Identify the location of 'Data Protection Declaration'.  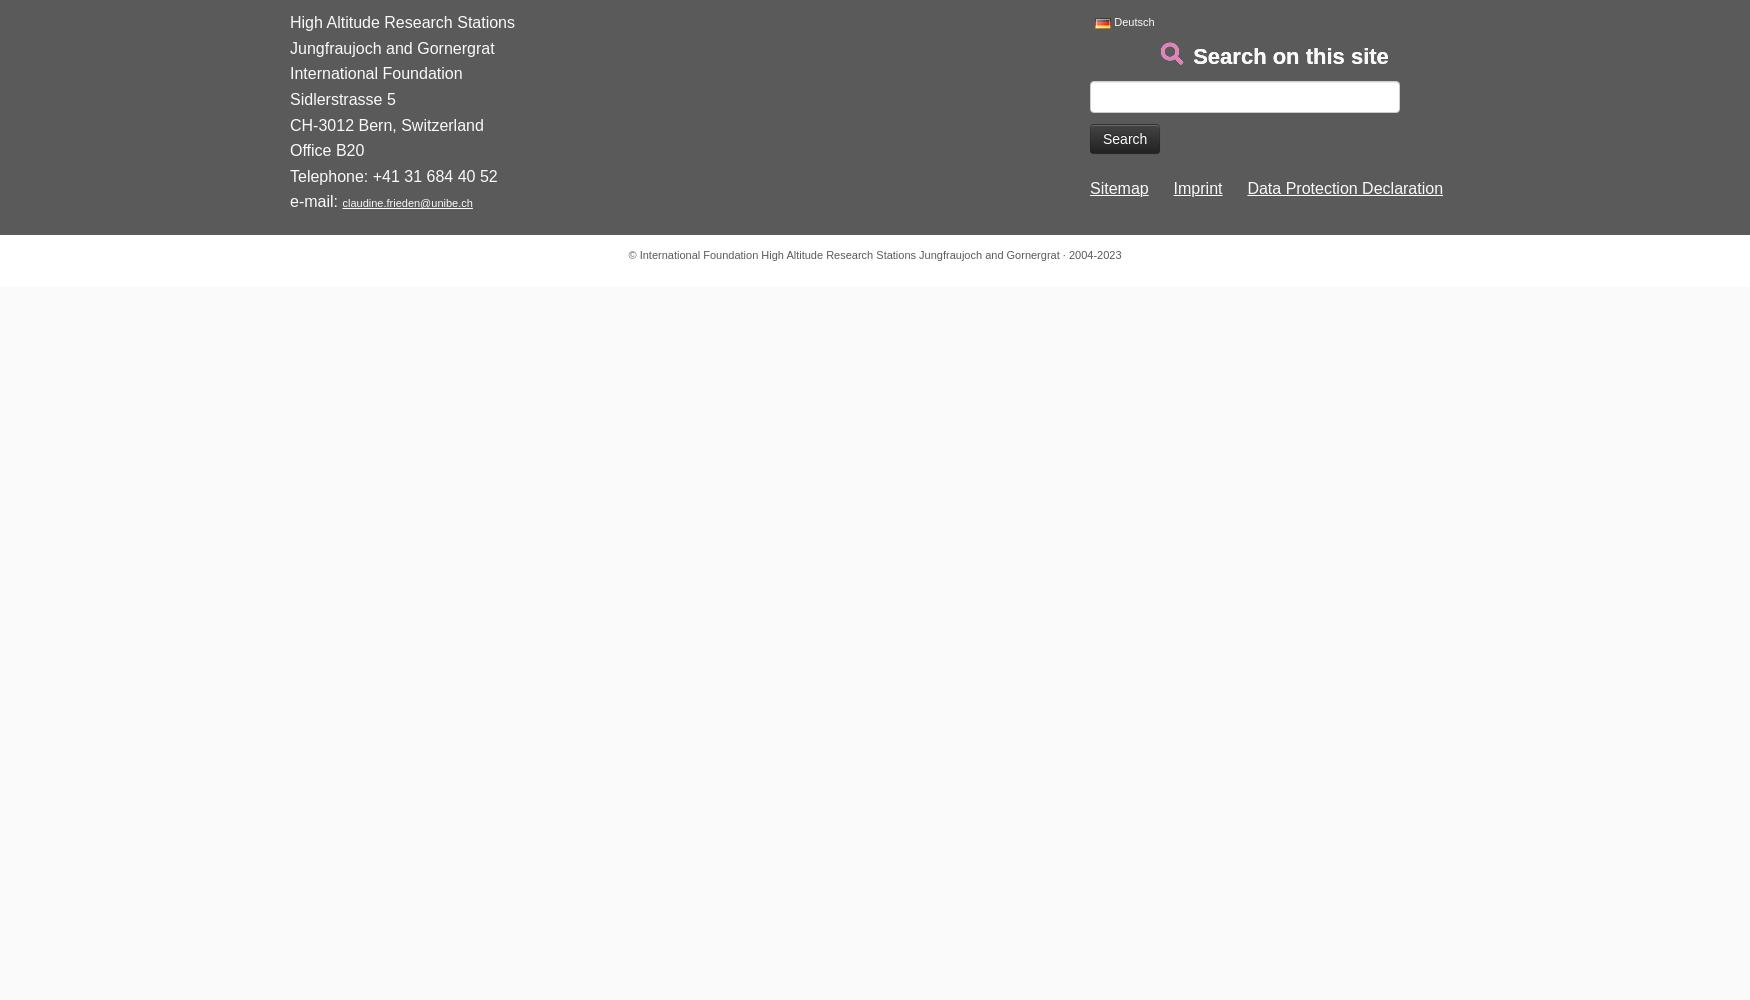
(1345, 188).